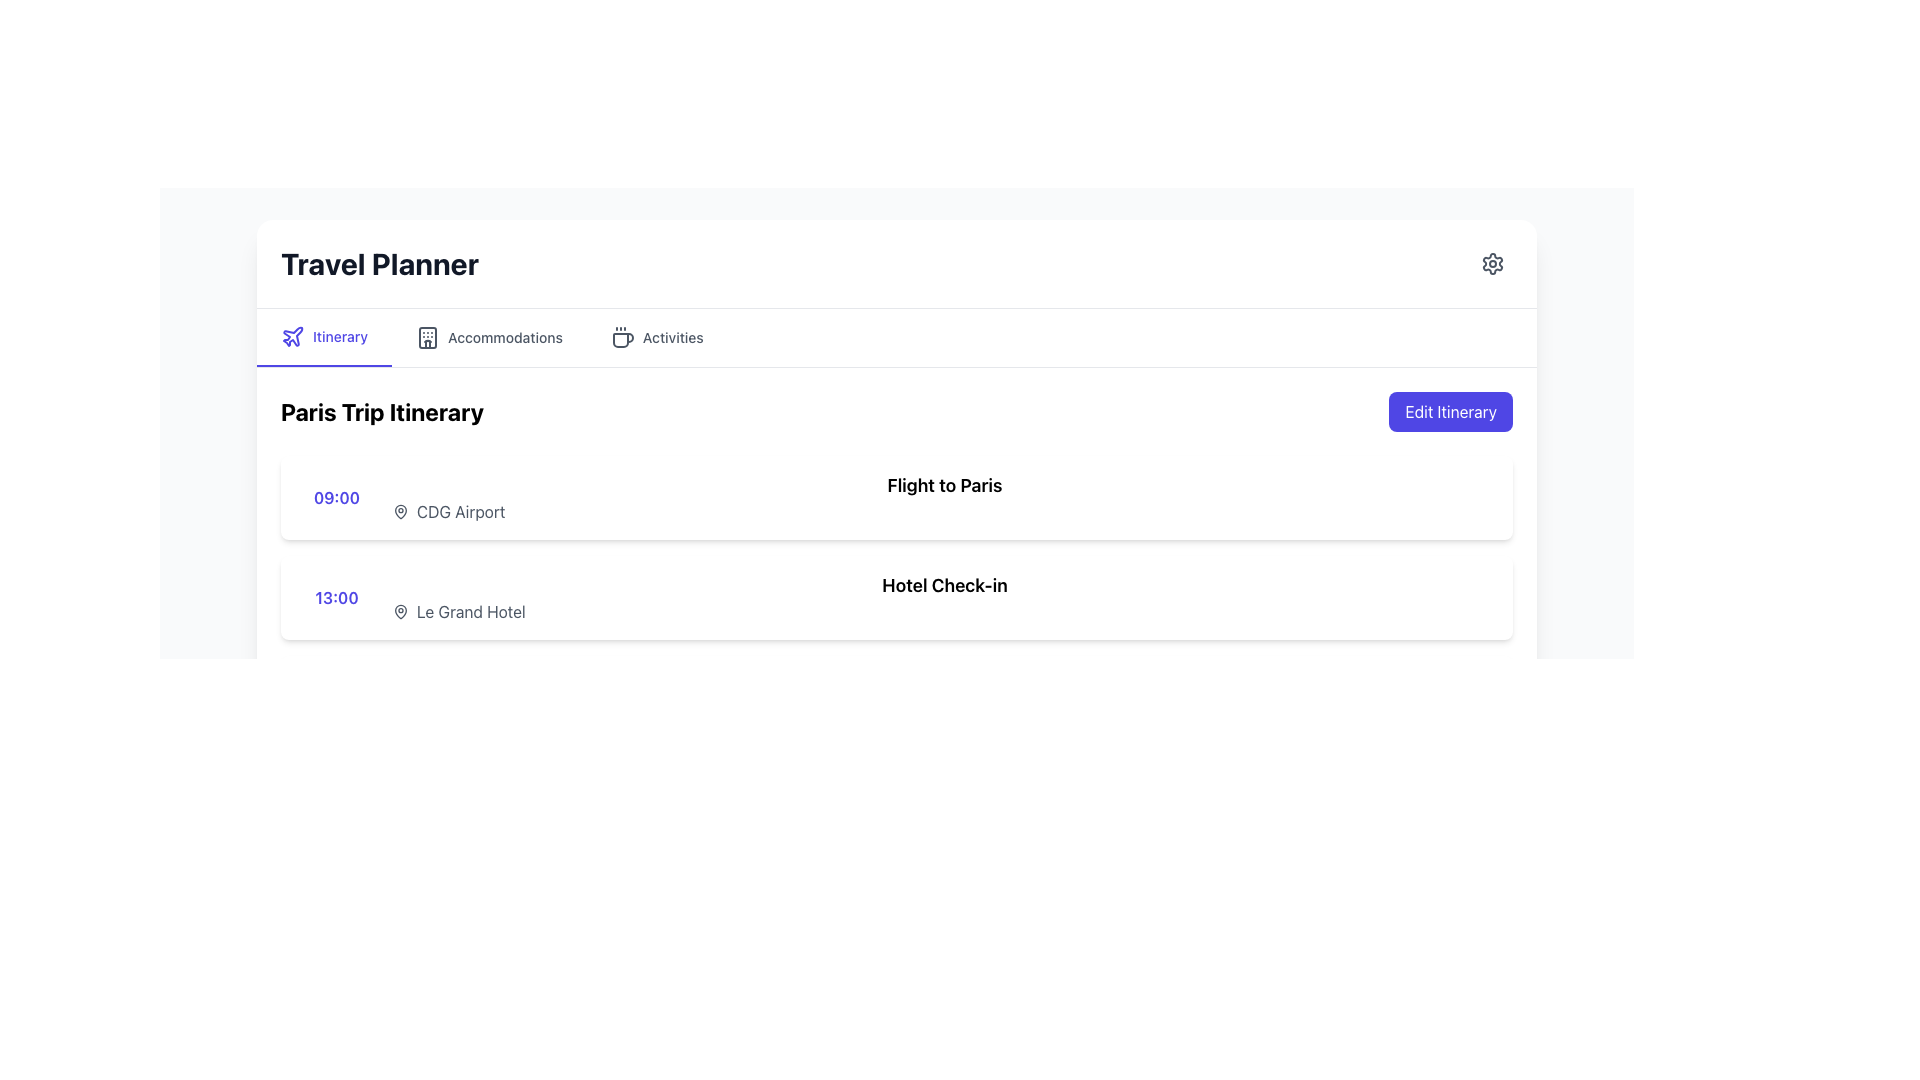  I want to click on the text label 'Flight to Paris', which is prominently displayed in bold and large font size at the top-right section of the '09:00' itinerary row in the 'Paris Trip Itinerary' list, so click(944, 486).